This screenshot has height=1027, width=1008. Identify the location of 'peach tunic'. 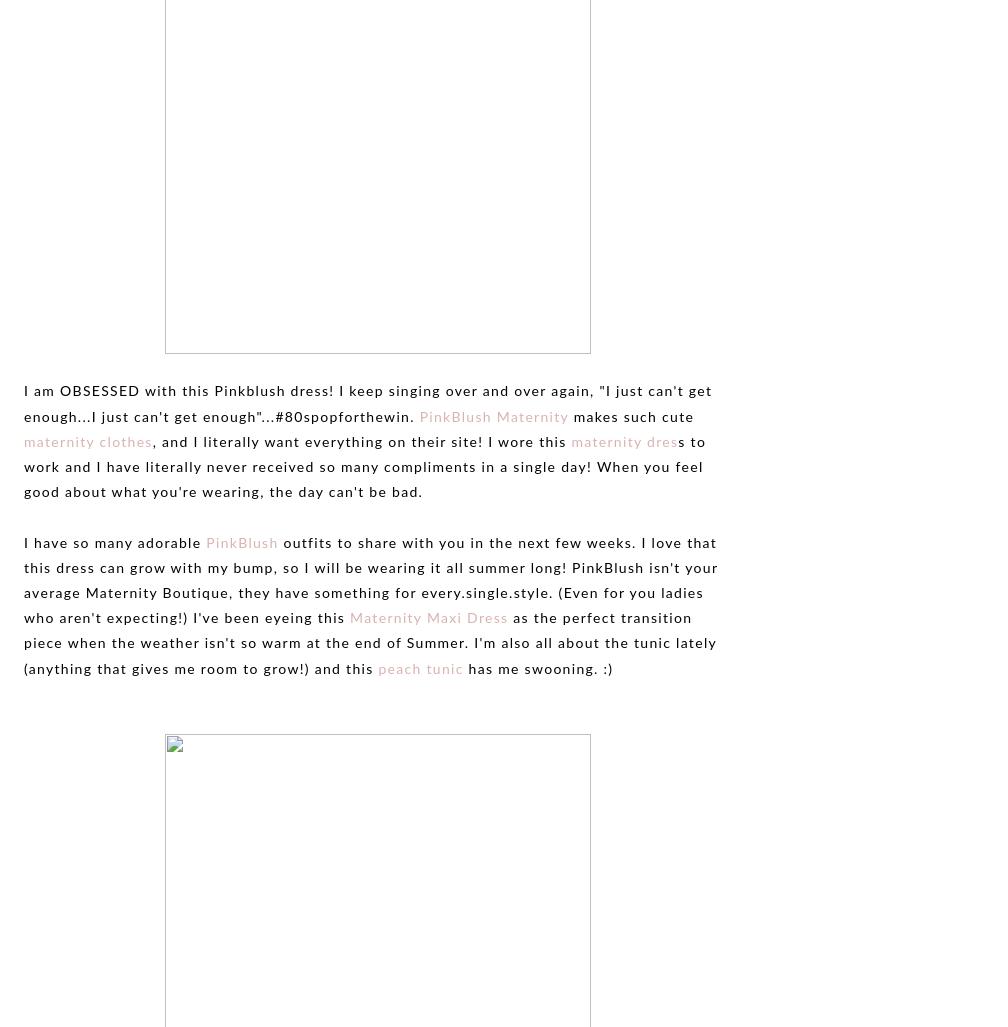
(420, 667).